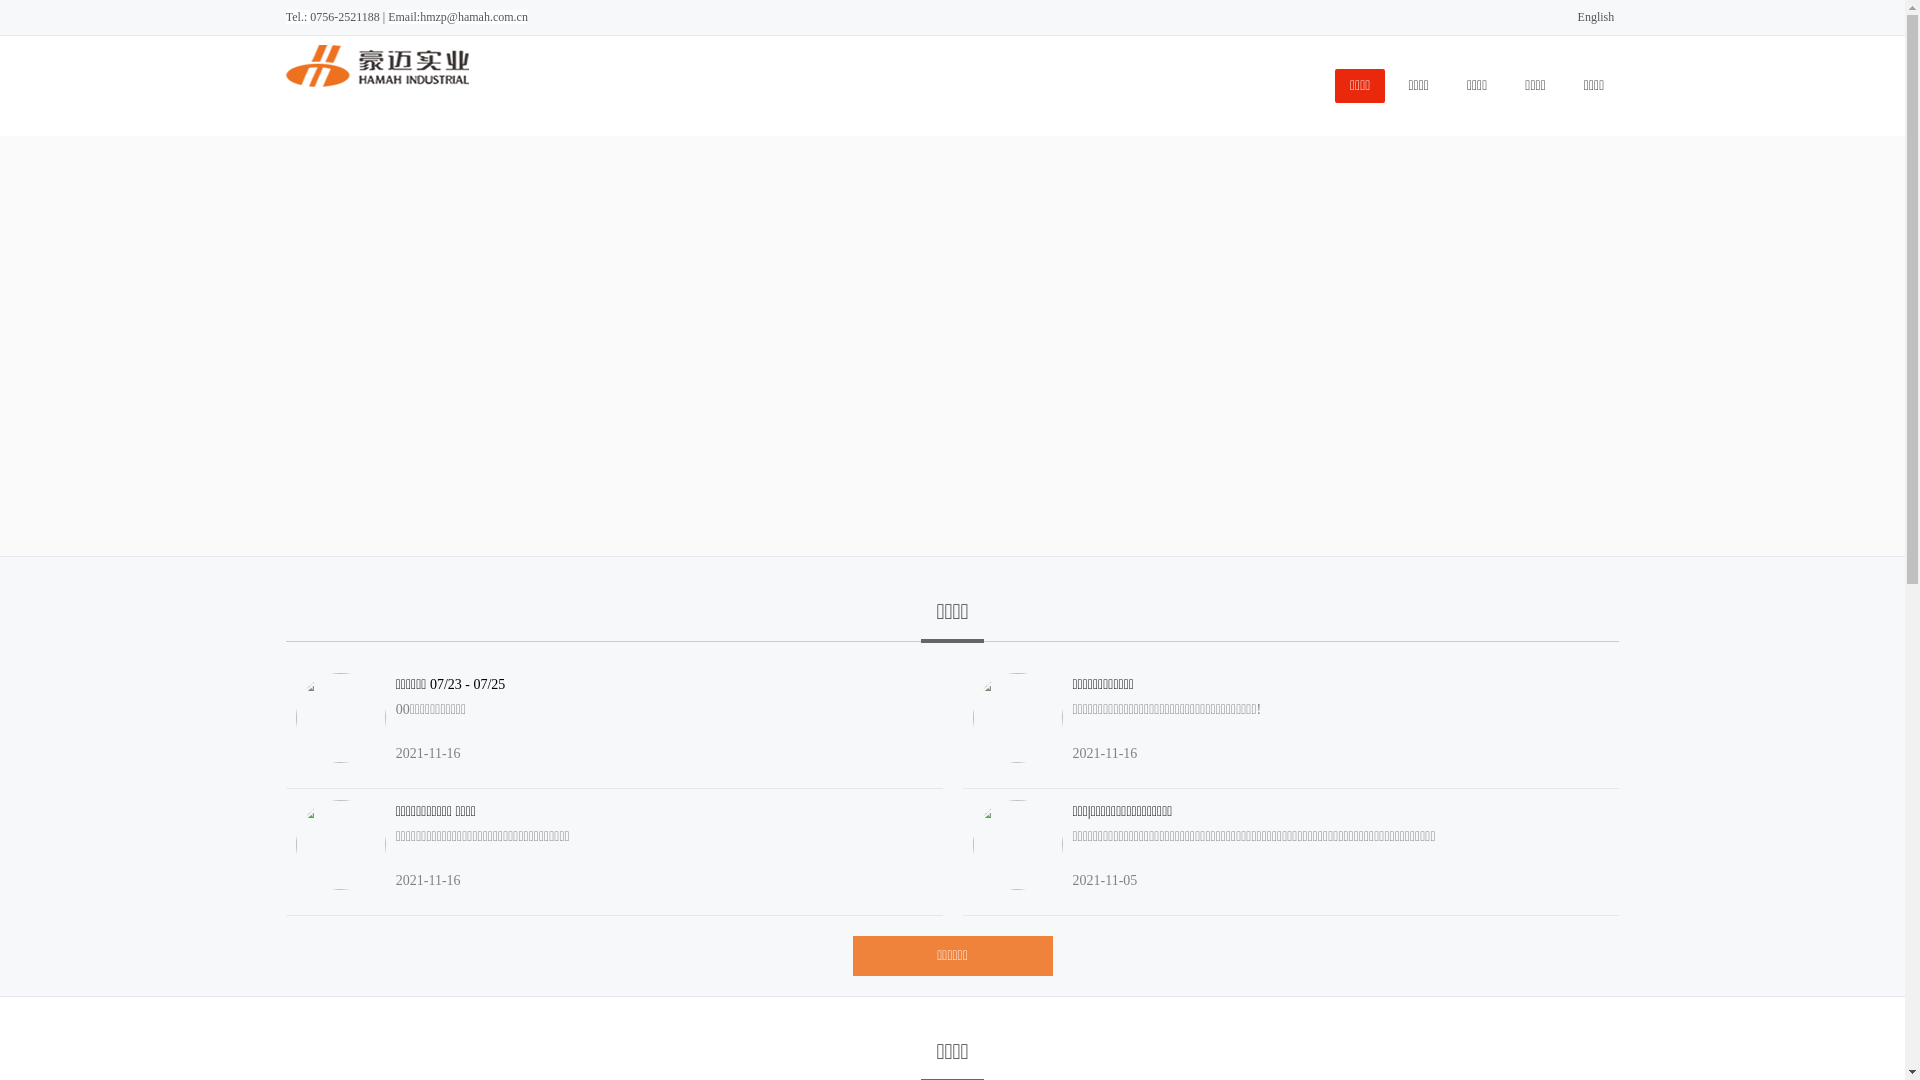 The height and width of the screenshot is (1080, 1920). Describe the element at coordinates (297, 16) in the screenshot. I see `'Tel.:'` at that location.